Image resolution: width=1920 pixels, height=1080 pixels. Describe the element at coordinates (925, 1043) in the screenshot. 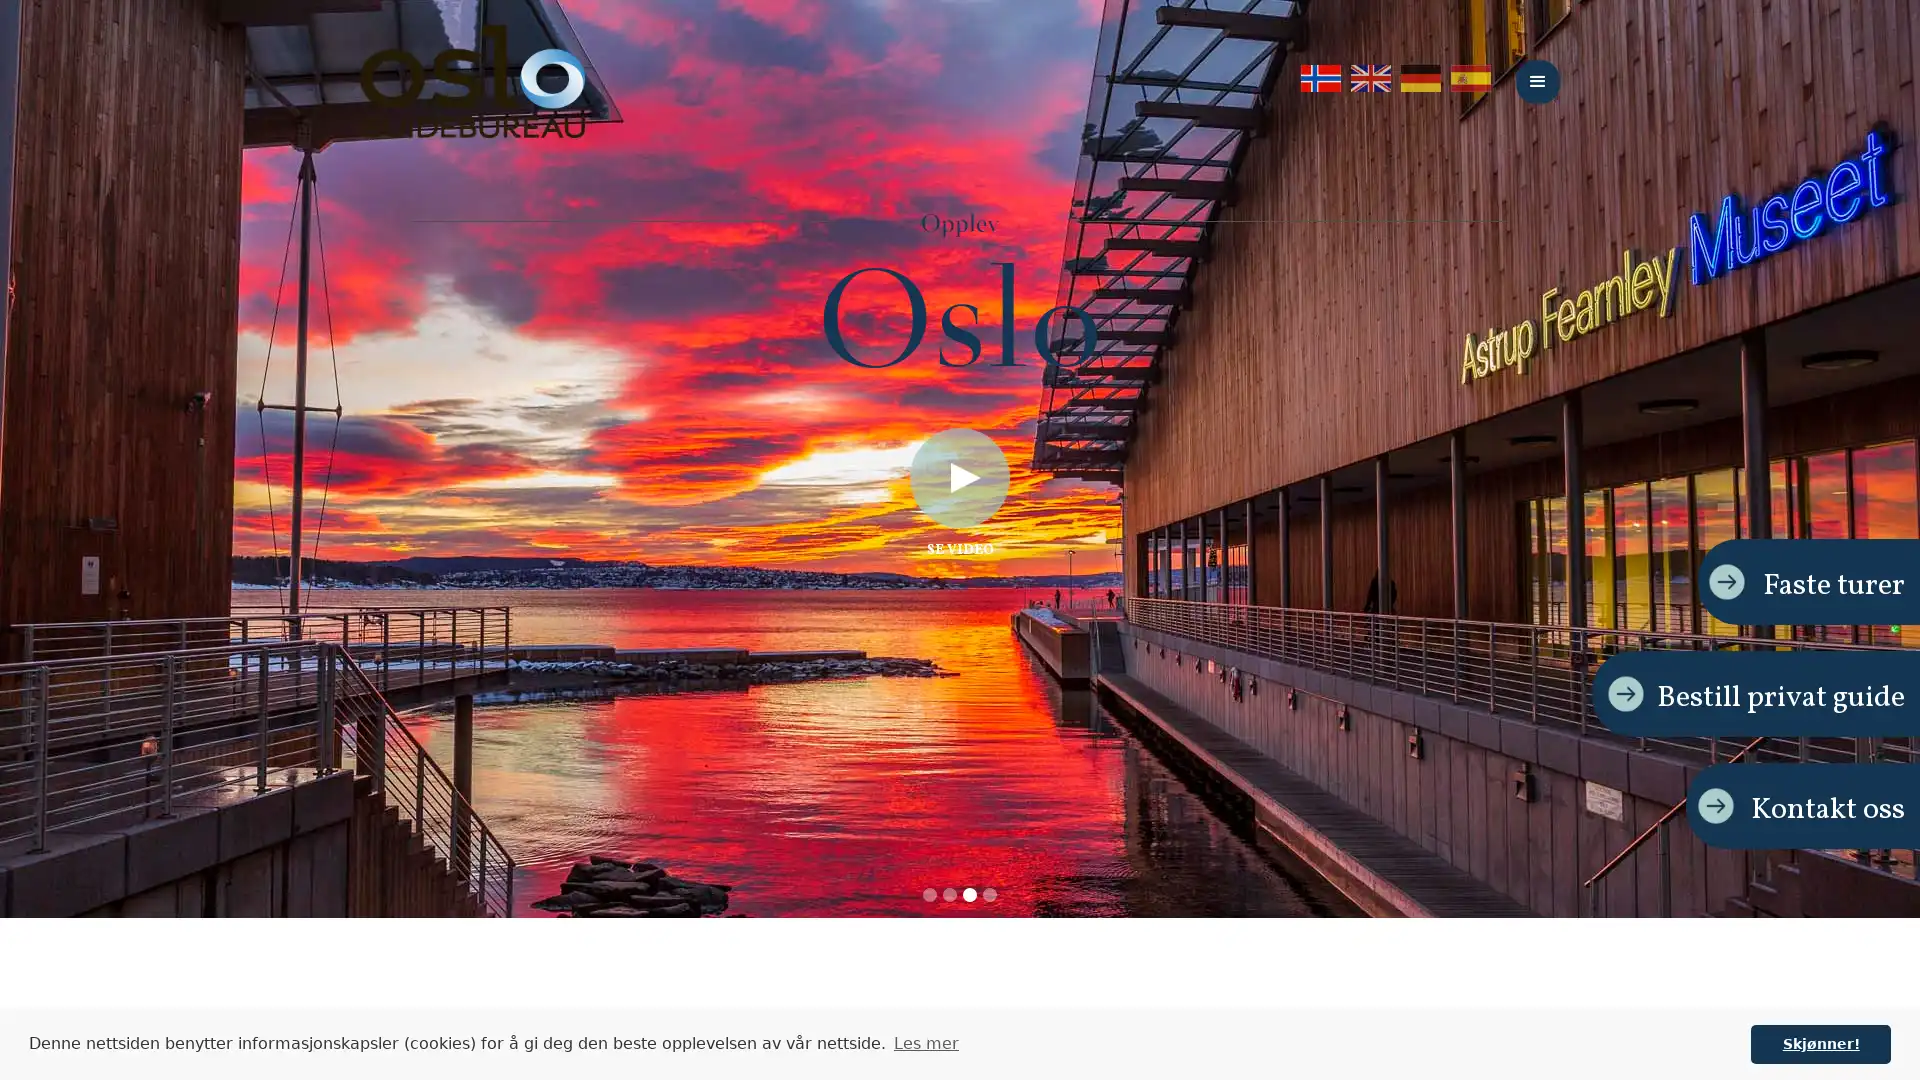

I see `learn more about cookies` at that location.